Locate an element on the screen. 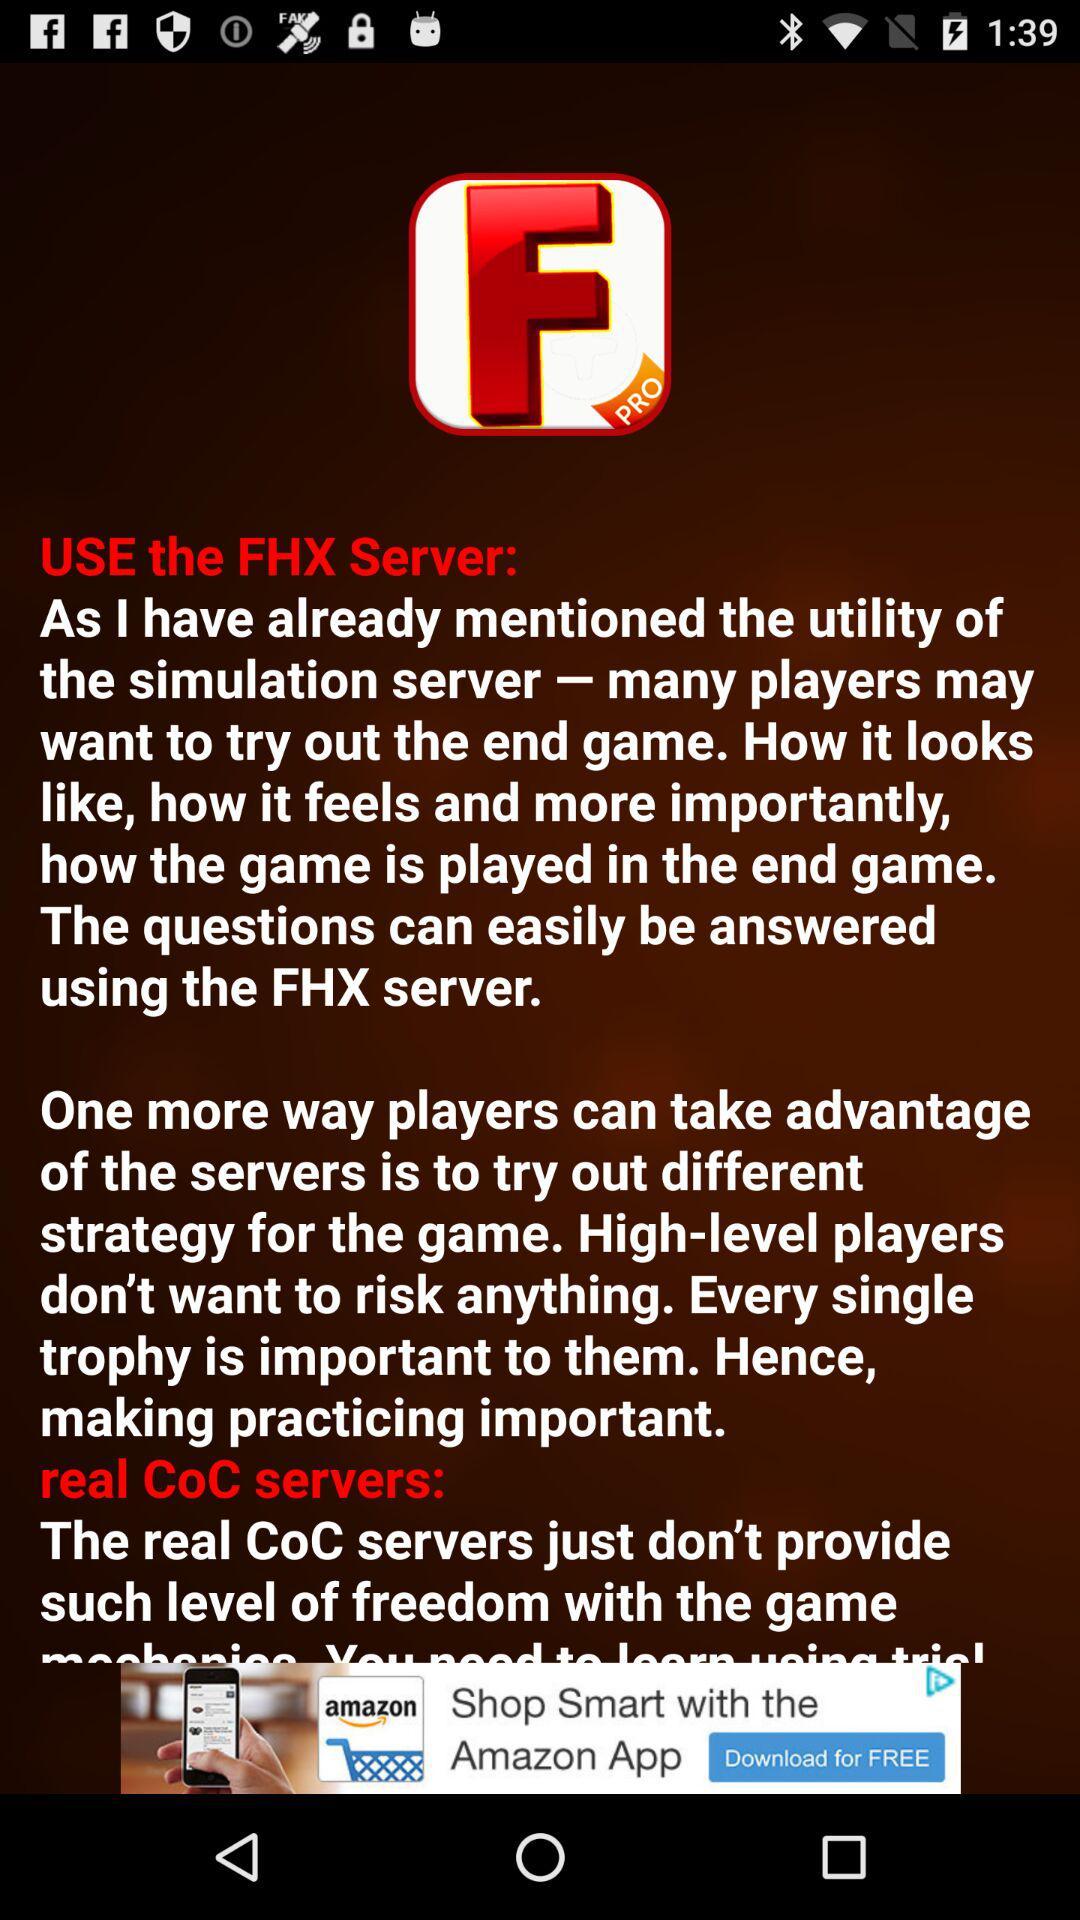 The image size is (1080, 1920). advertisement link banner is located at coordinates (540, 1727).